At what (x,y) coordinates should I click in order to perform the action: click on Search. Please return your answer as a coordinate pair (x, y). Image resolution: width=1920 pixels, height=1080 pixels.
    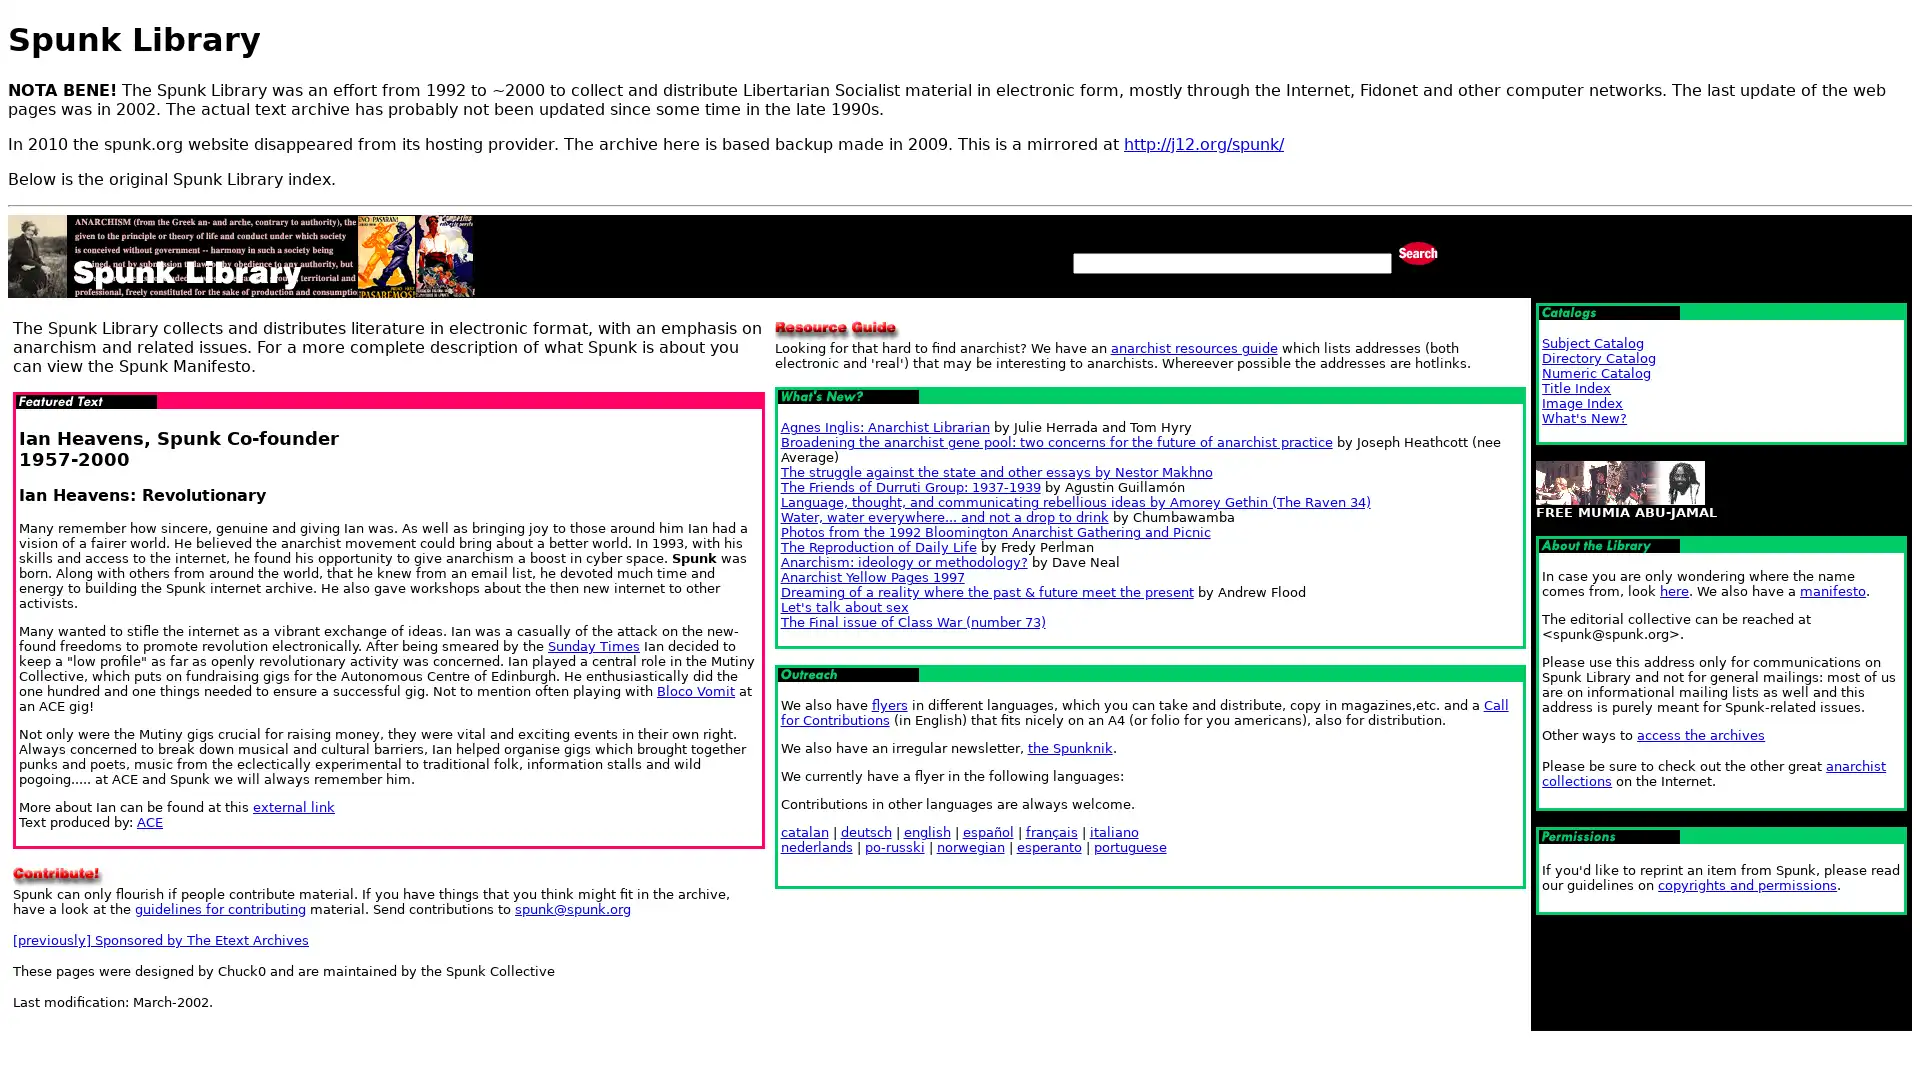
    Looking at the image, I should click on (1416, 251).